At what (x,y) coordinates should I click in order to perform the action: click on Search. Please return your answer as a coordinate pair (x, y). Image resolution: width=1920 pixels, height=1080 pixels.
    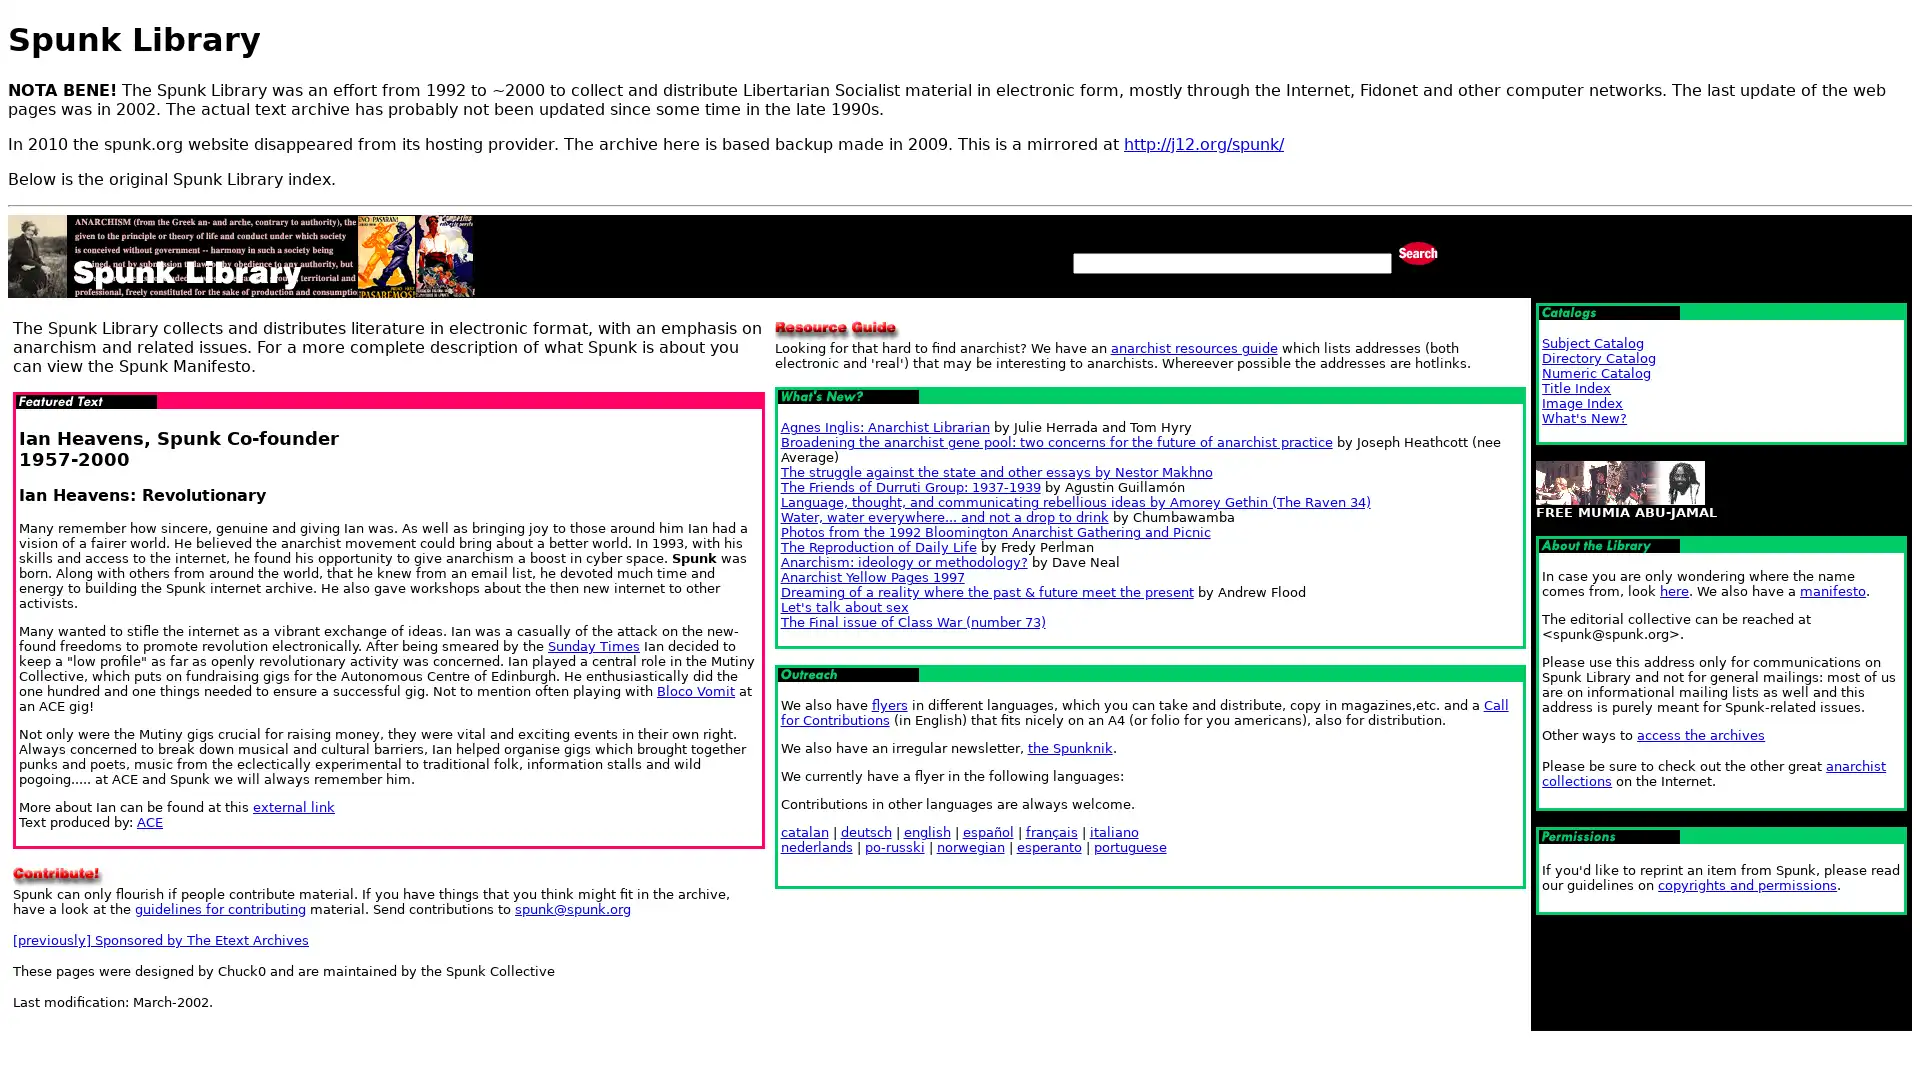
    Looking at the image, I should click on (1416, 251).